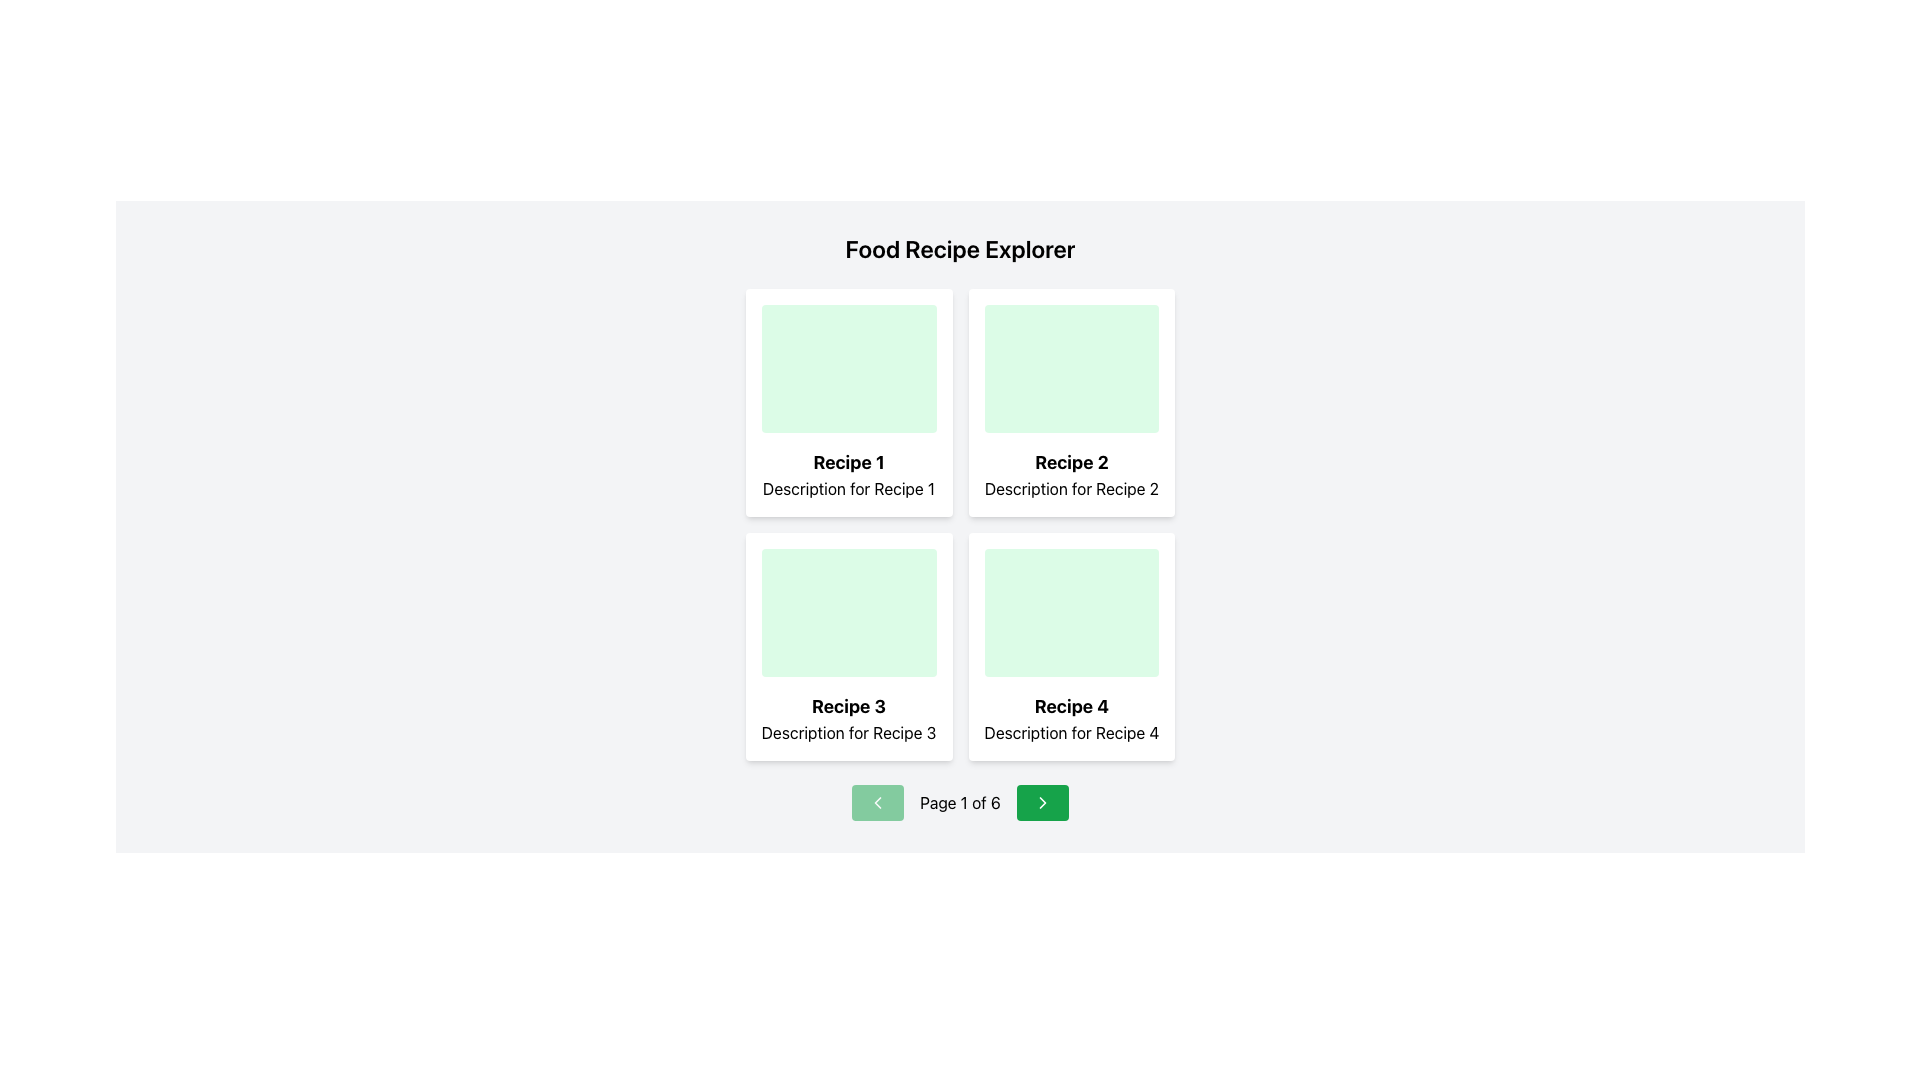 This screenshot has height=1080, width=1920. Describe the element at coordinates (878, 801) in the screenshot. I see `the navigation icon located to the left of the 'Page 1 of 6' text in the pagination area` at that location.